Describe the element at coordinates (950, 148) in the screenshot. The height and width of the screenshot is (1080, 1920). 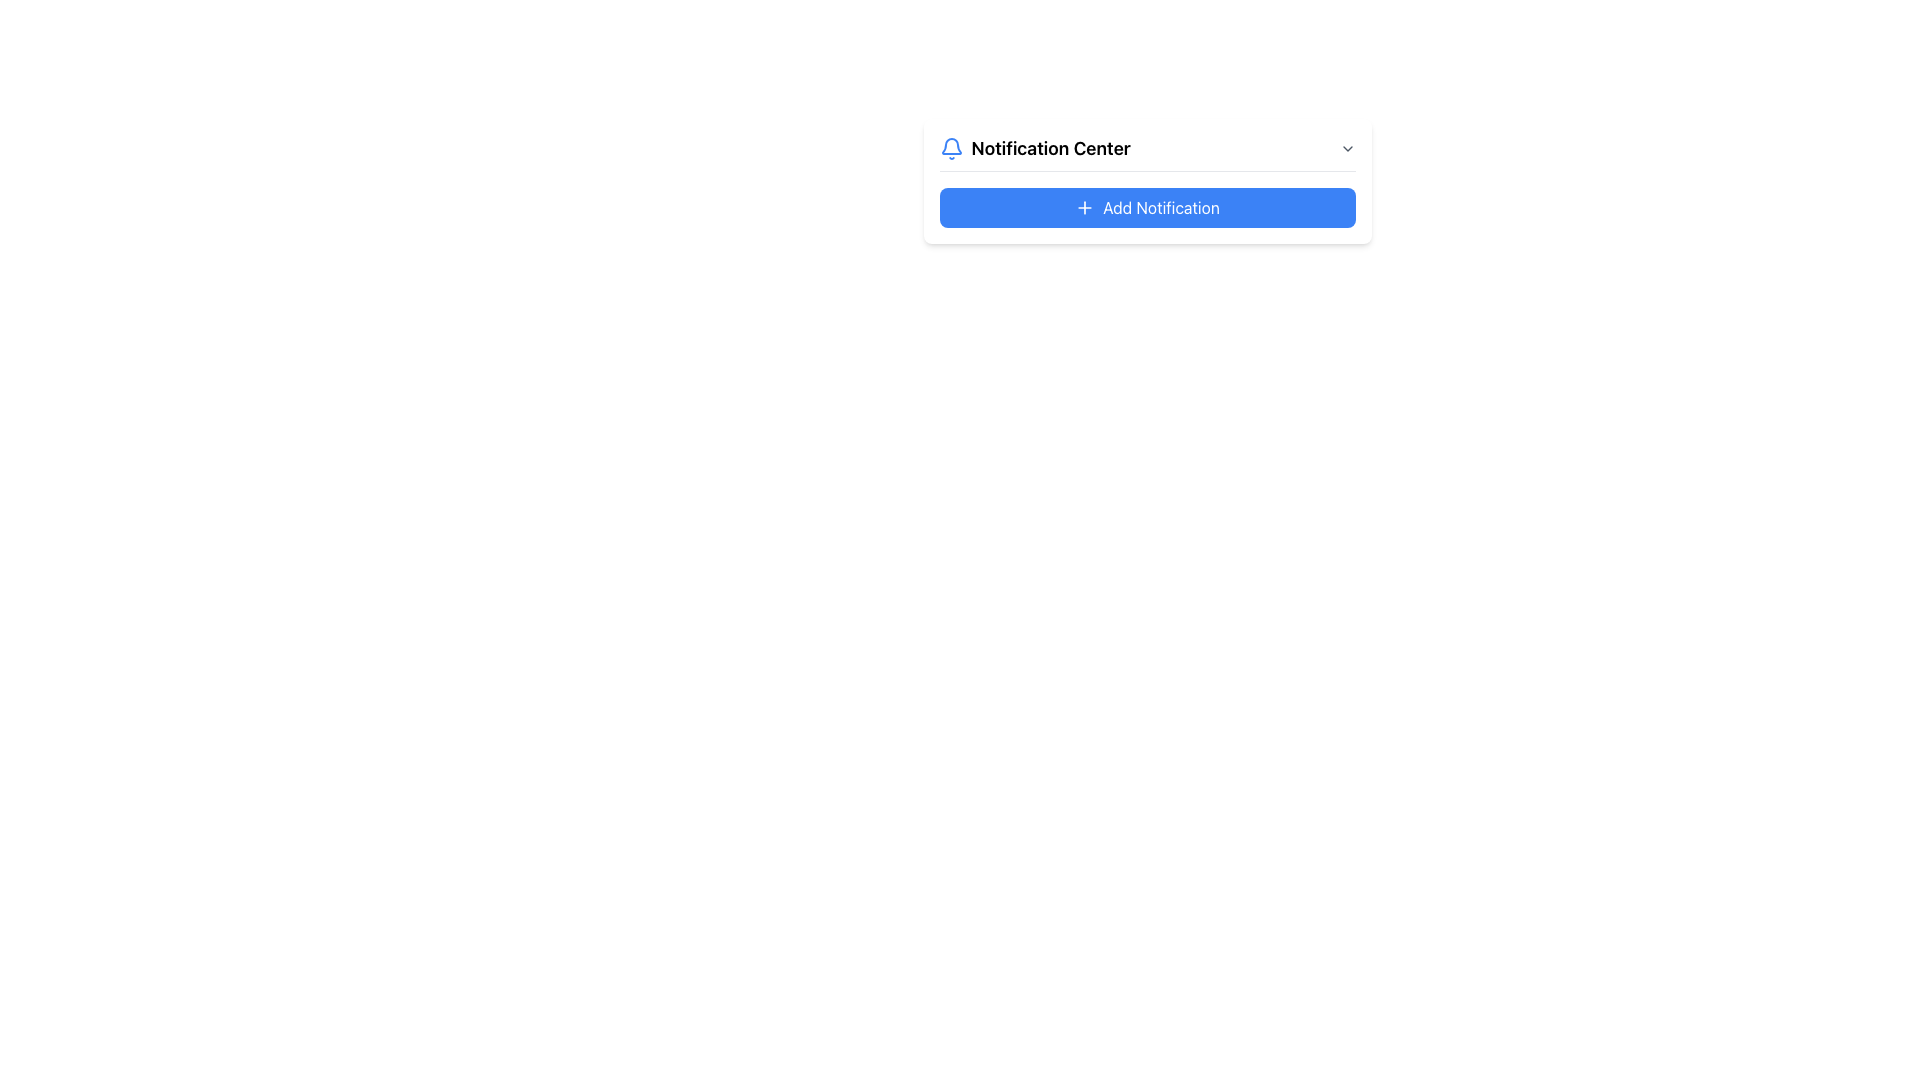
I see `the notification icon located at the far left of the 'Notification Center' section, right before the text label 'Notification Center'` at that location.